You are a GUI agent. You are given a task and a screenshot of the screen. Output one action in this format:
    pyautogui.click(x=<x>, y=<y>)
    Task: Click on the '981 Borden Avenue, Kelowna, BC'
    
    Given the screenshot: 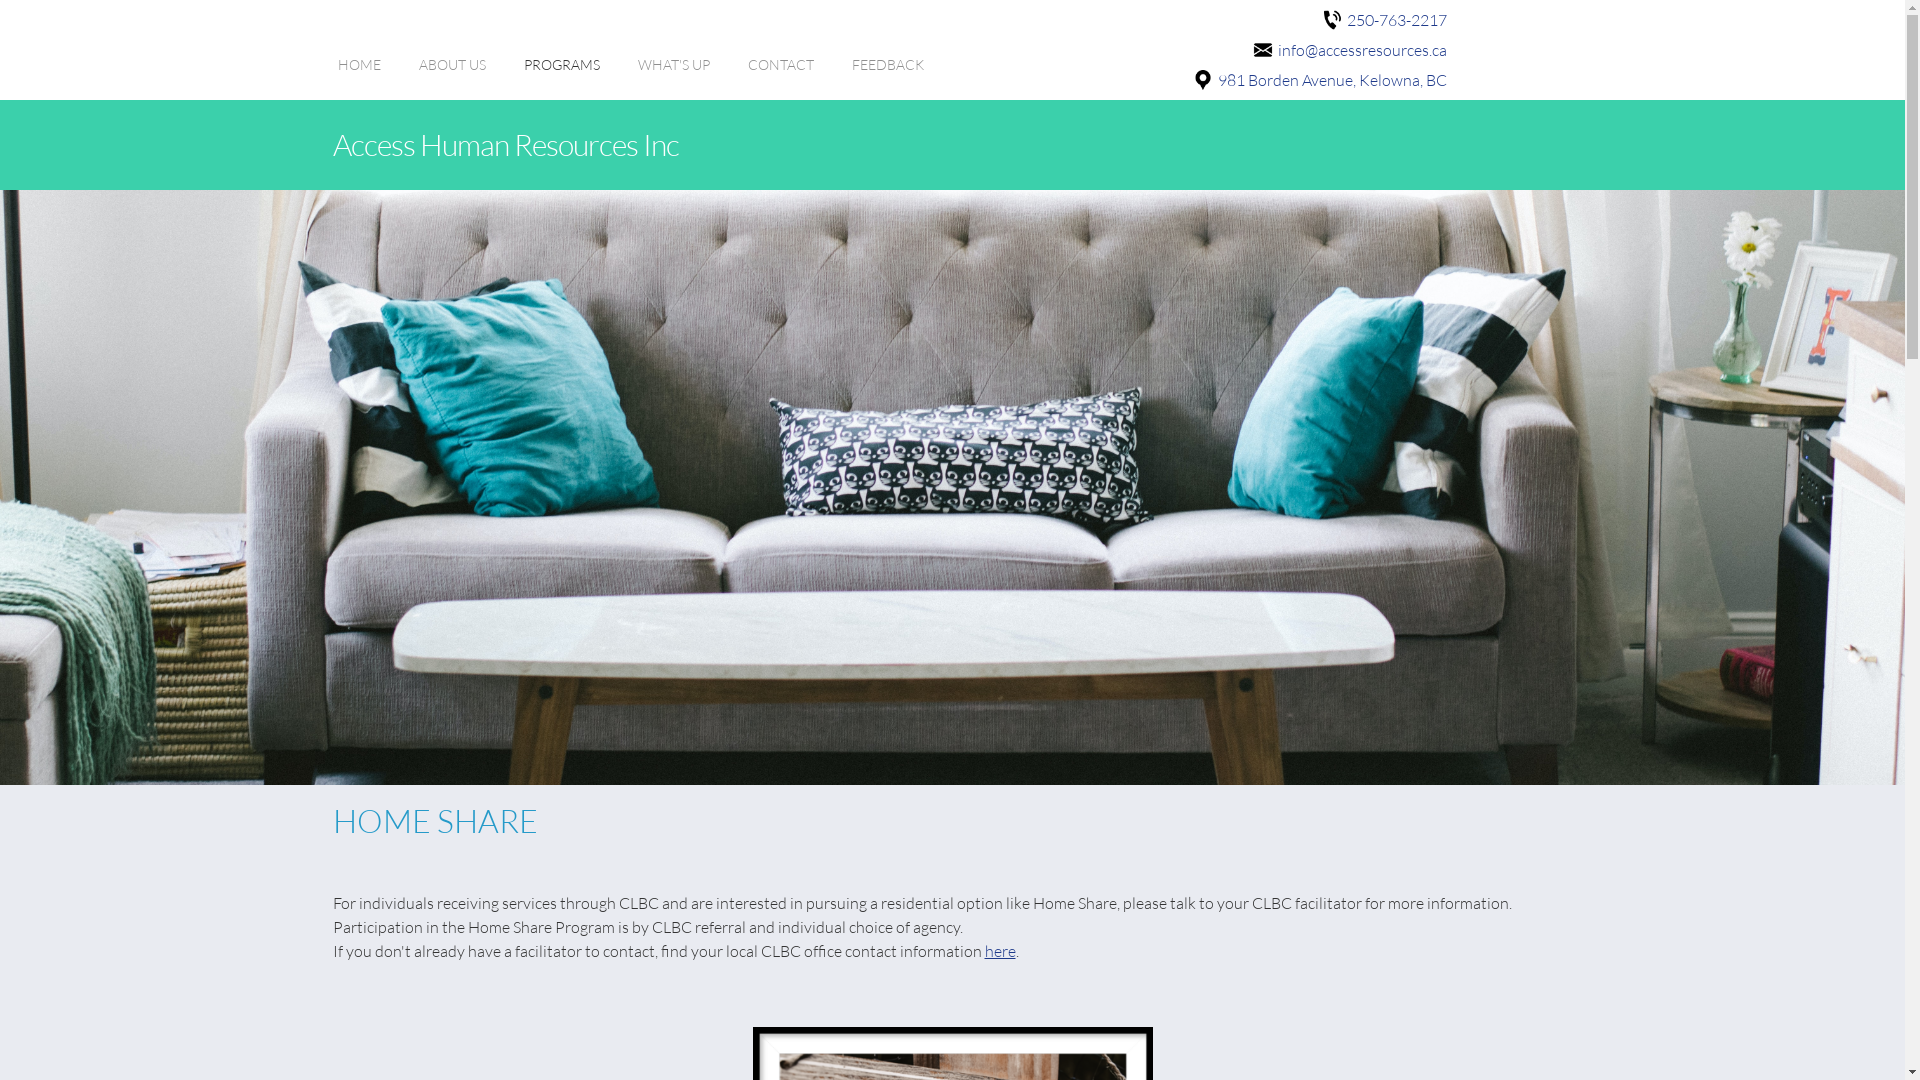 What is the action you would take?
    pyautogui.click(x=1327, y=79)
    